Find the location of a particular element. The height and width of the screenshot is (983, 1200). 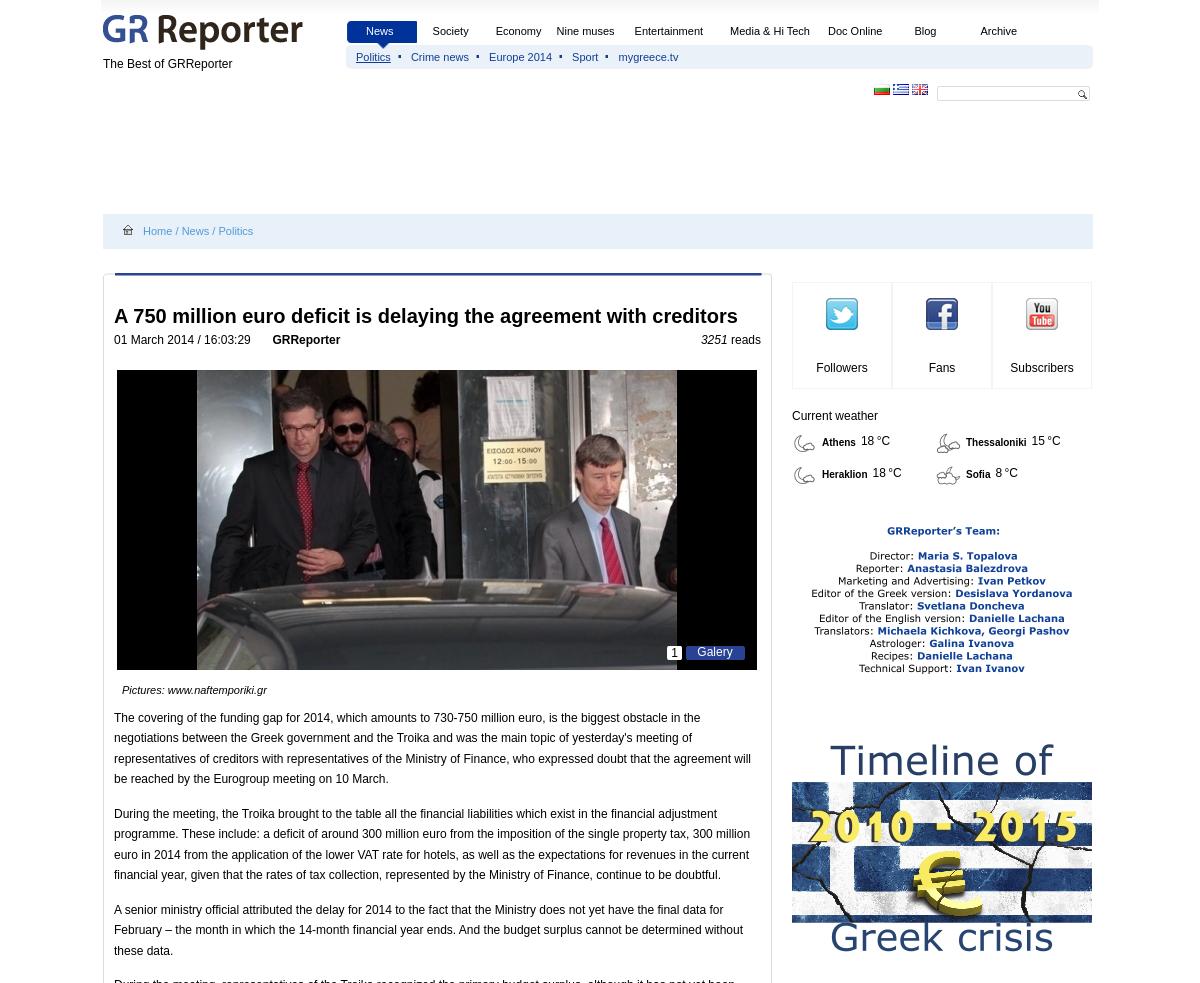

'Sport' is located at coordinates (584, 56).